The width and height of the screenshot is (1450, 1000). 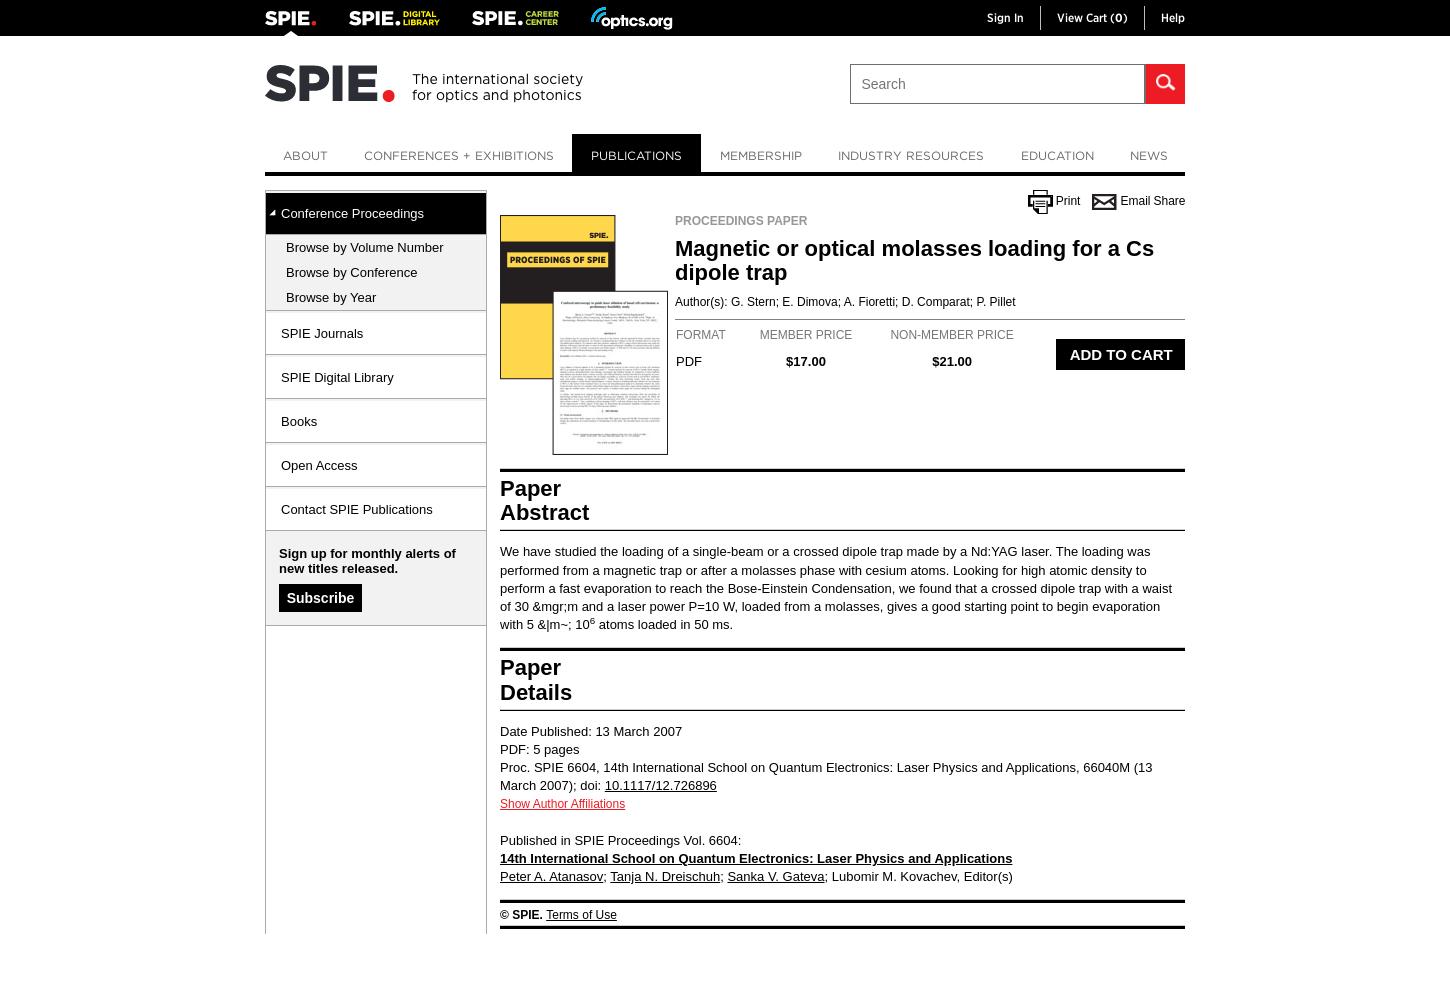 I want to click on 'Show Author Affiliations', so click(x=562, y=804).